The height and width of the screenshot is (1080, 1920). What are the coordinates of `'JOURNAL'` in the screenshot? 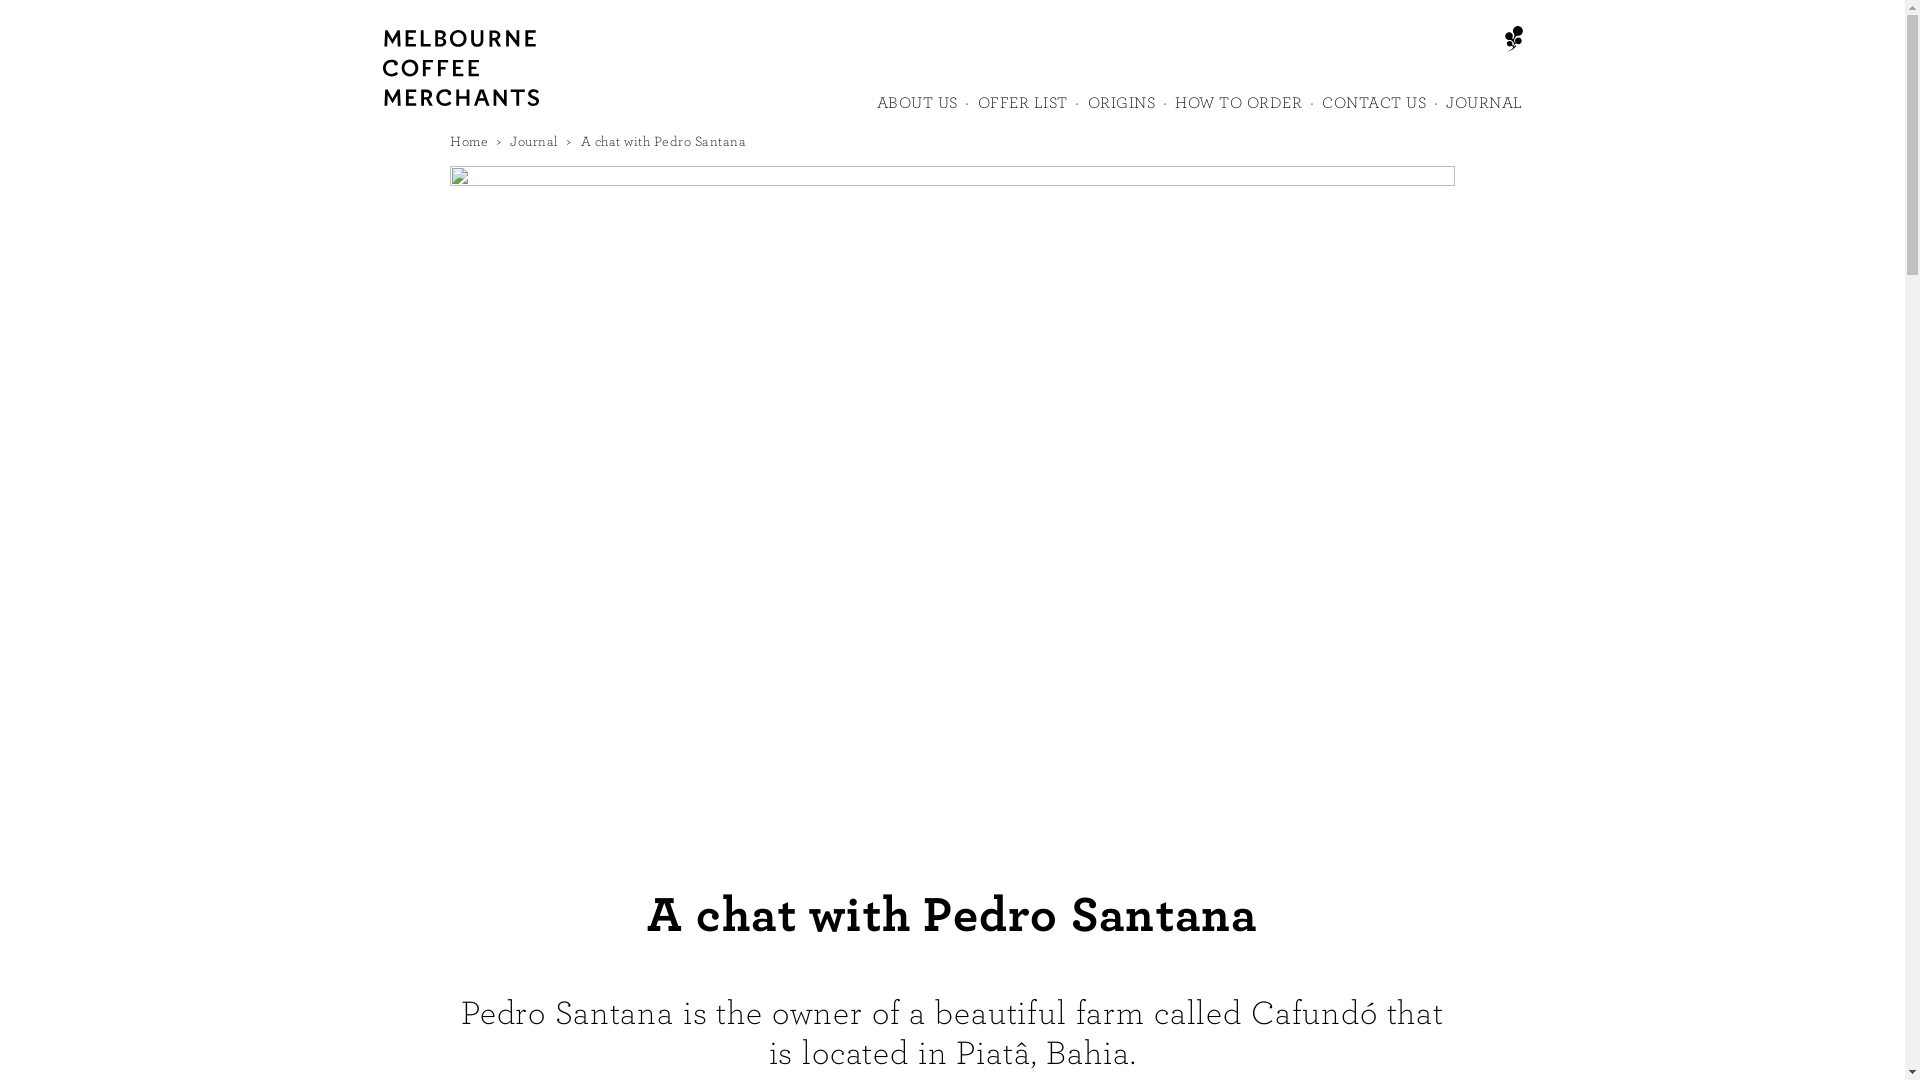 It's located at (1484, 111).